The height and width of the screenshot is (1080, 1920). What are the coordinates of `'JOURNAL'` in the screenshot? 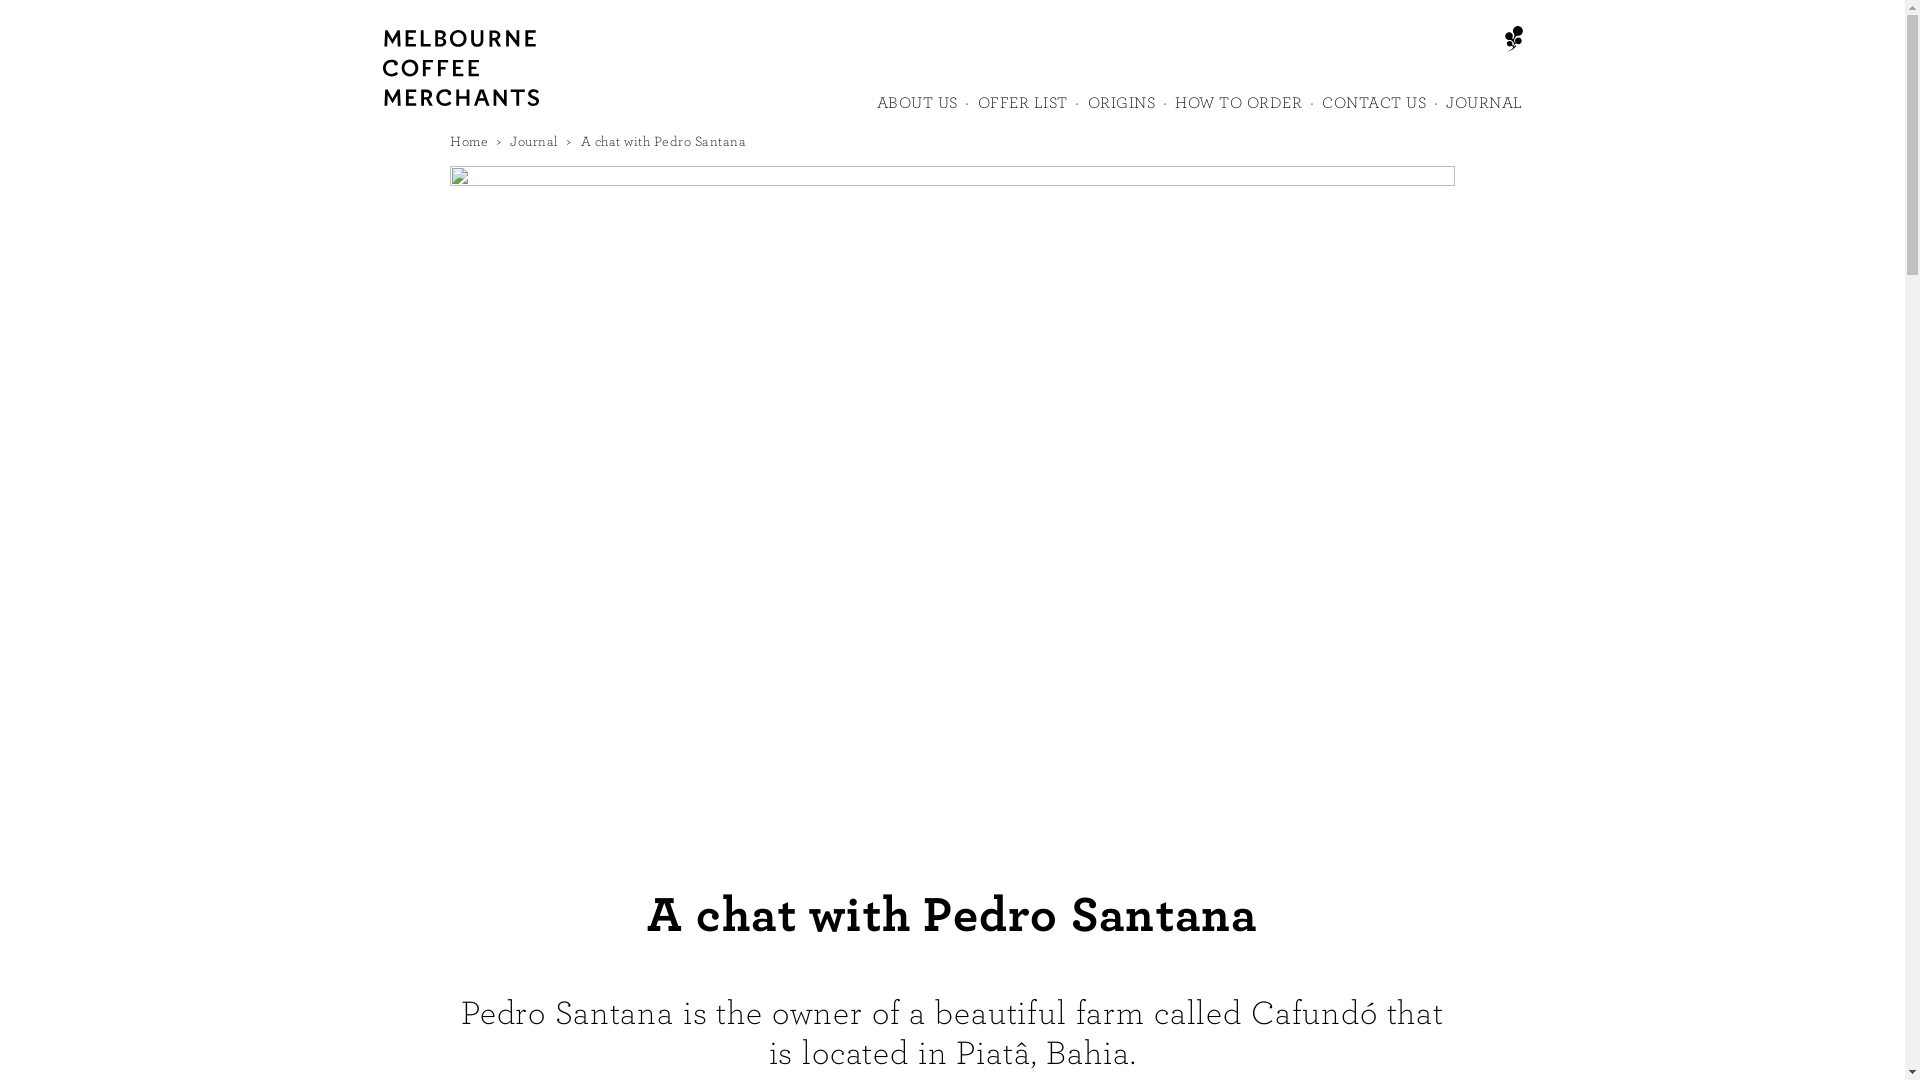 It's located at (1484, 111).